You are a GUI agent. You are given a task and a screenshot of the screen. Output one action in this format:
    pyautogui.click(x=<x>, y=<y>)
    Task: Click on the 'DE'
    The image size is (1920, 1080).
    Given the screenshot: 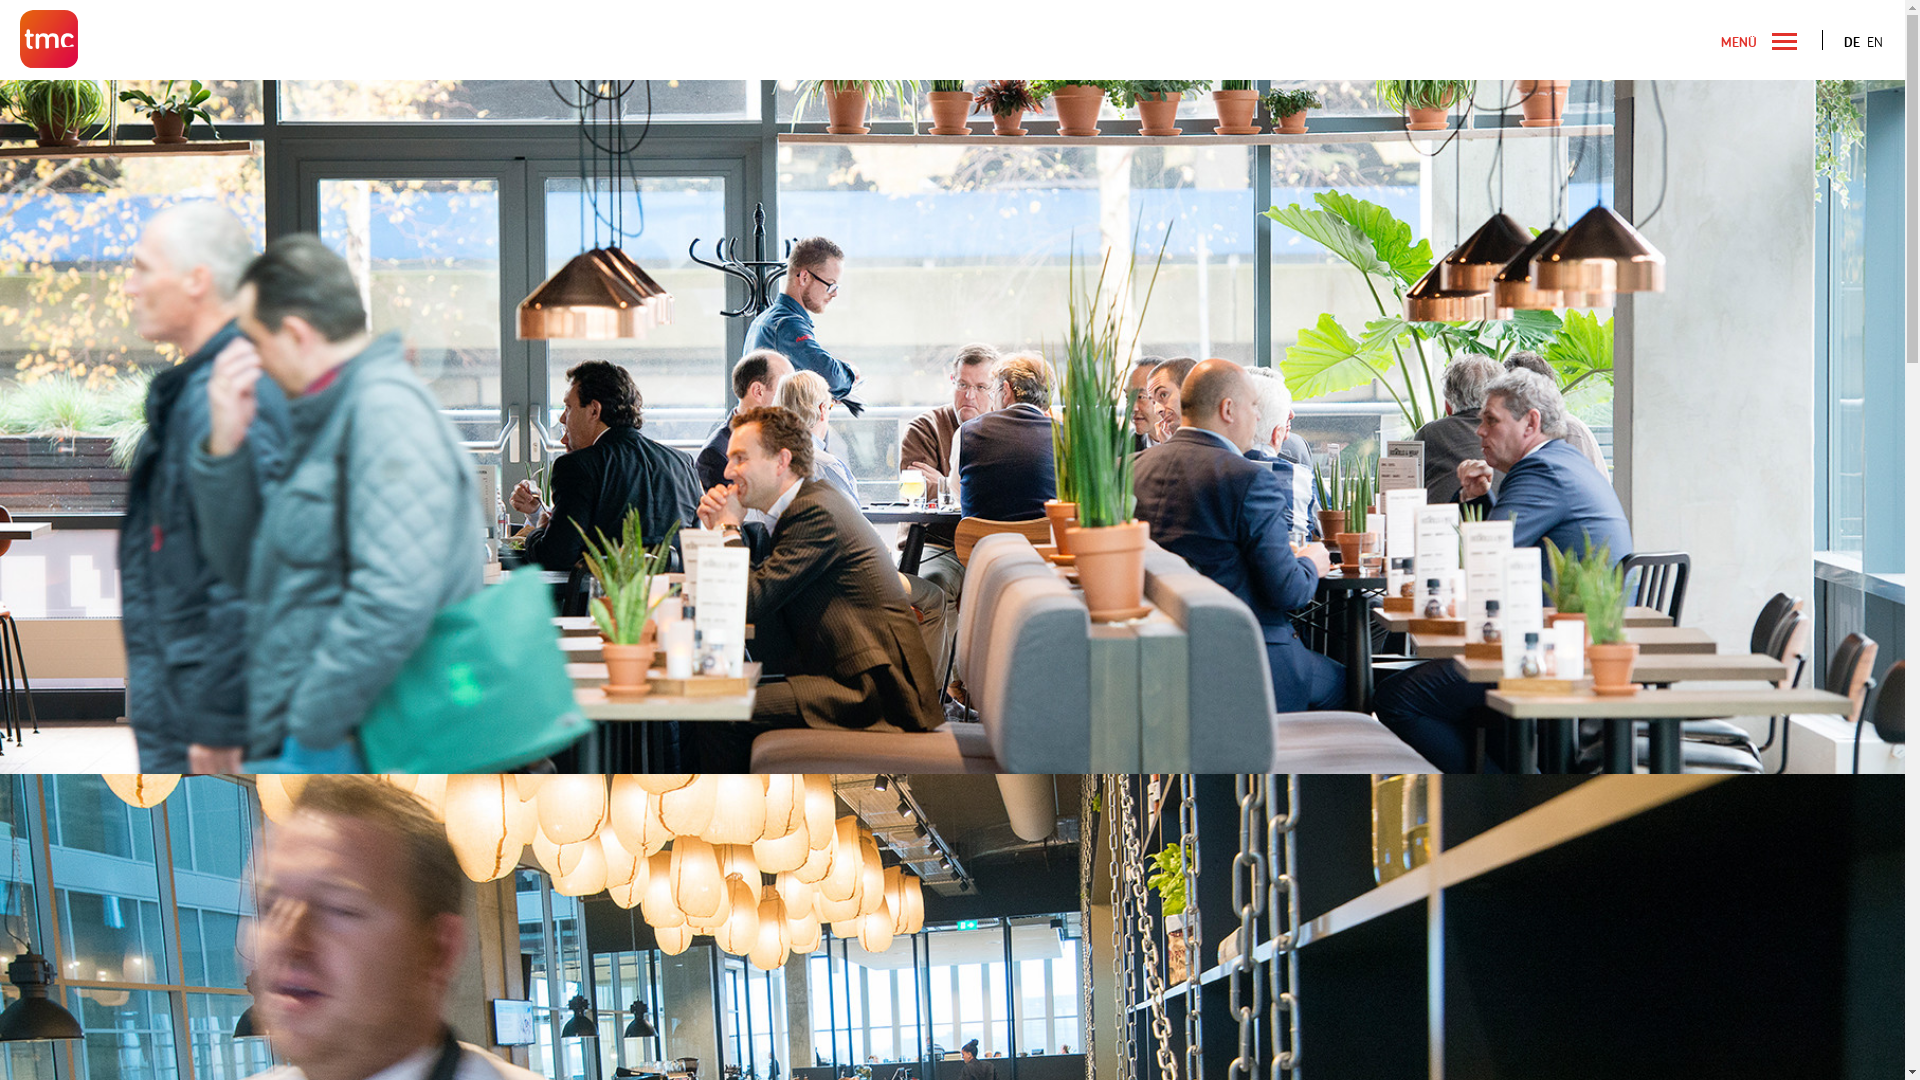 What is the action you would take?
    pyautogui.click(x=1851, y=42)
    